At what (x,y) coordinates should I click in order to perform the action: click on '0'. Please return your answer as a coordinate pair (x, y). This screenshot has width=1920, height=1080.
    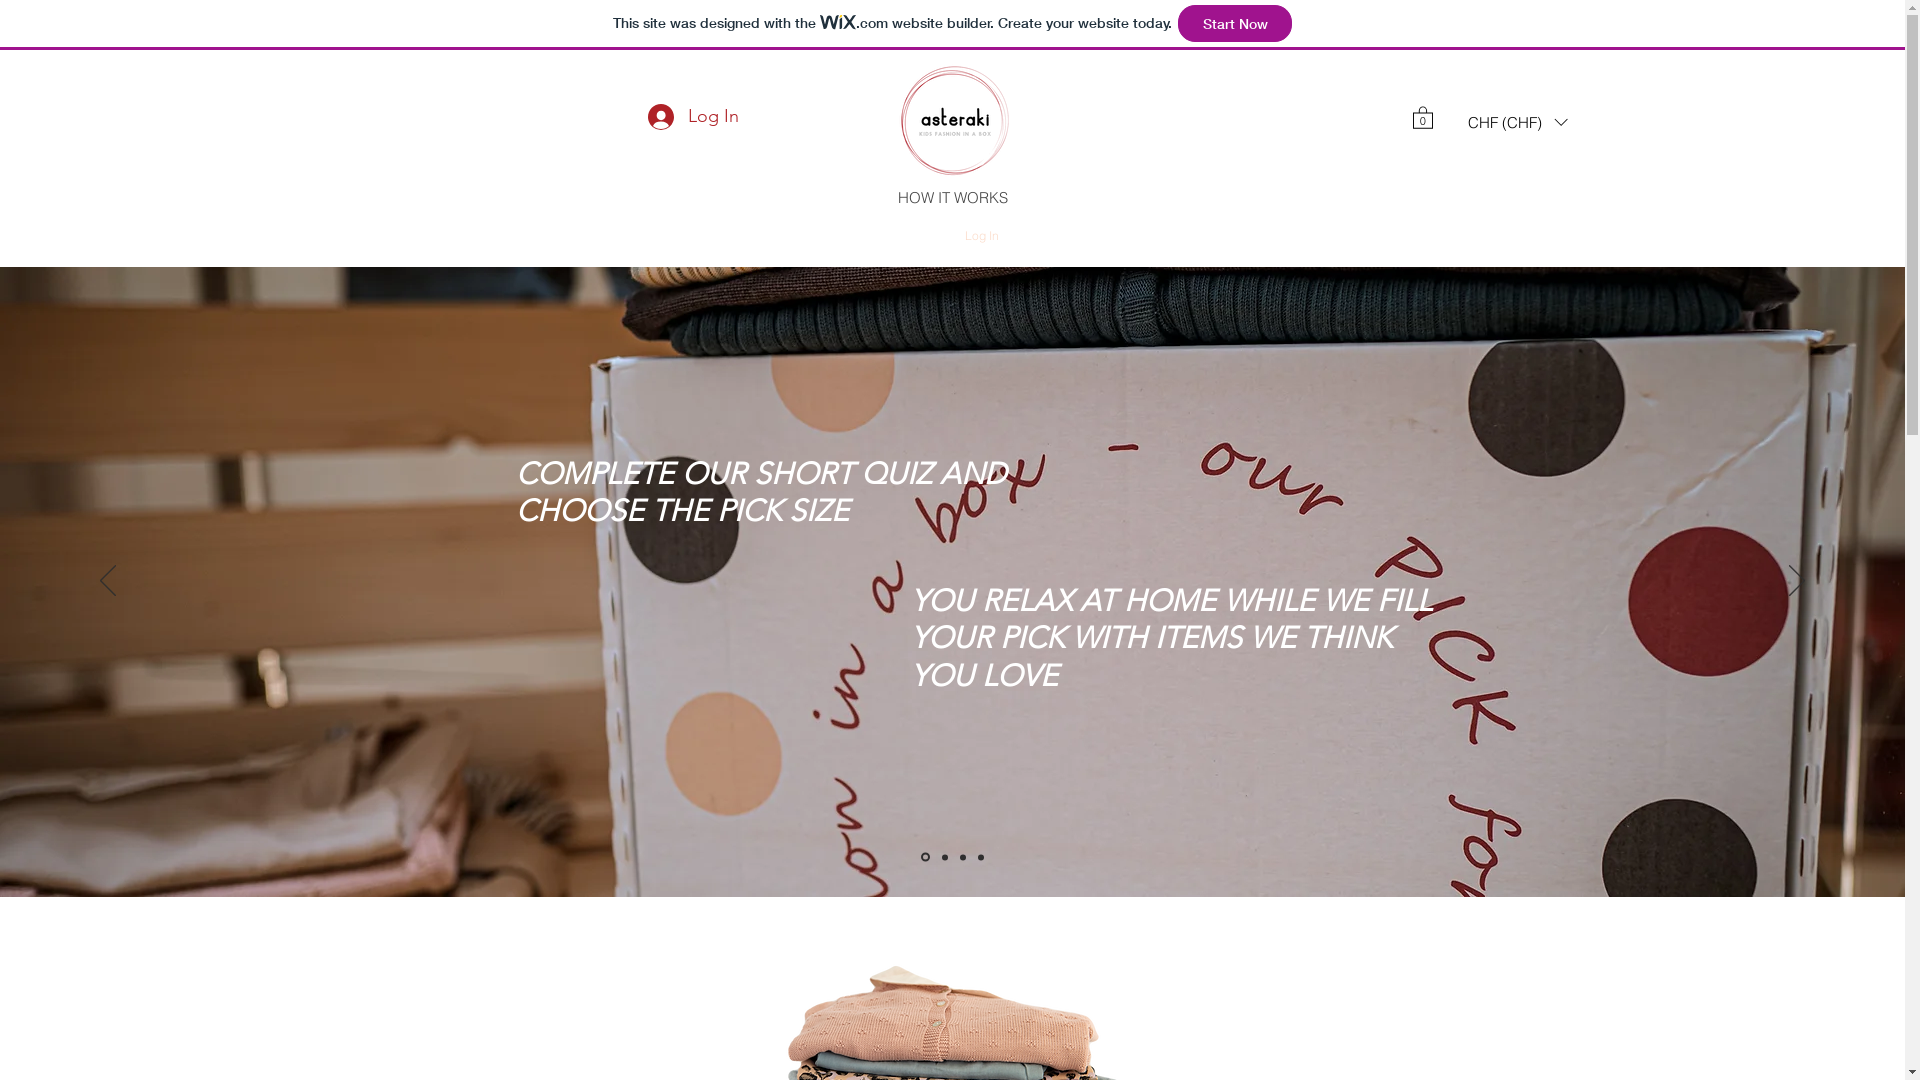
    Looking at the image, I should click on (1420, 116).